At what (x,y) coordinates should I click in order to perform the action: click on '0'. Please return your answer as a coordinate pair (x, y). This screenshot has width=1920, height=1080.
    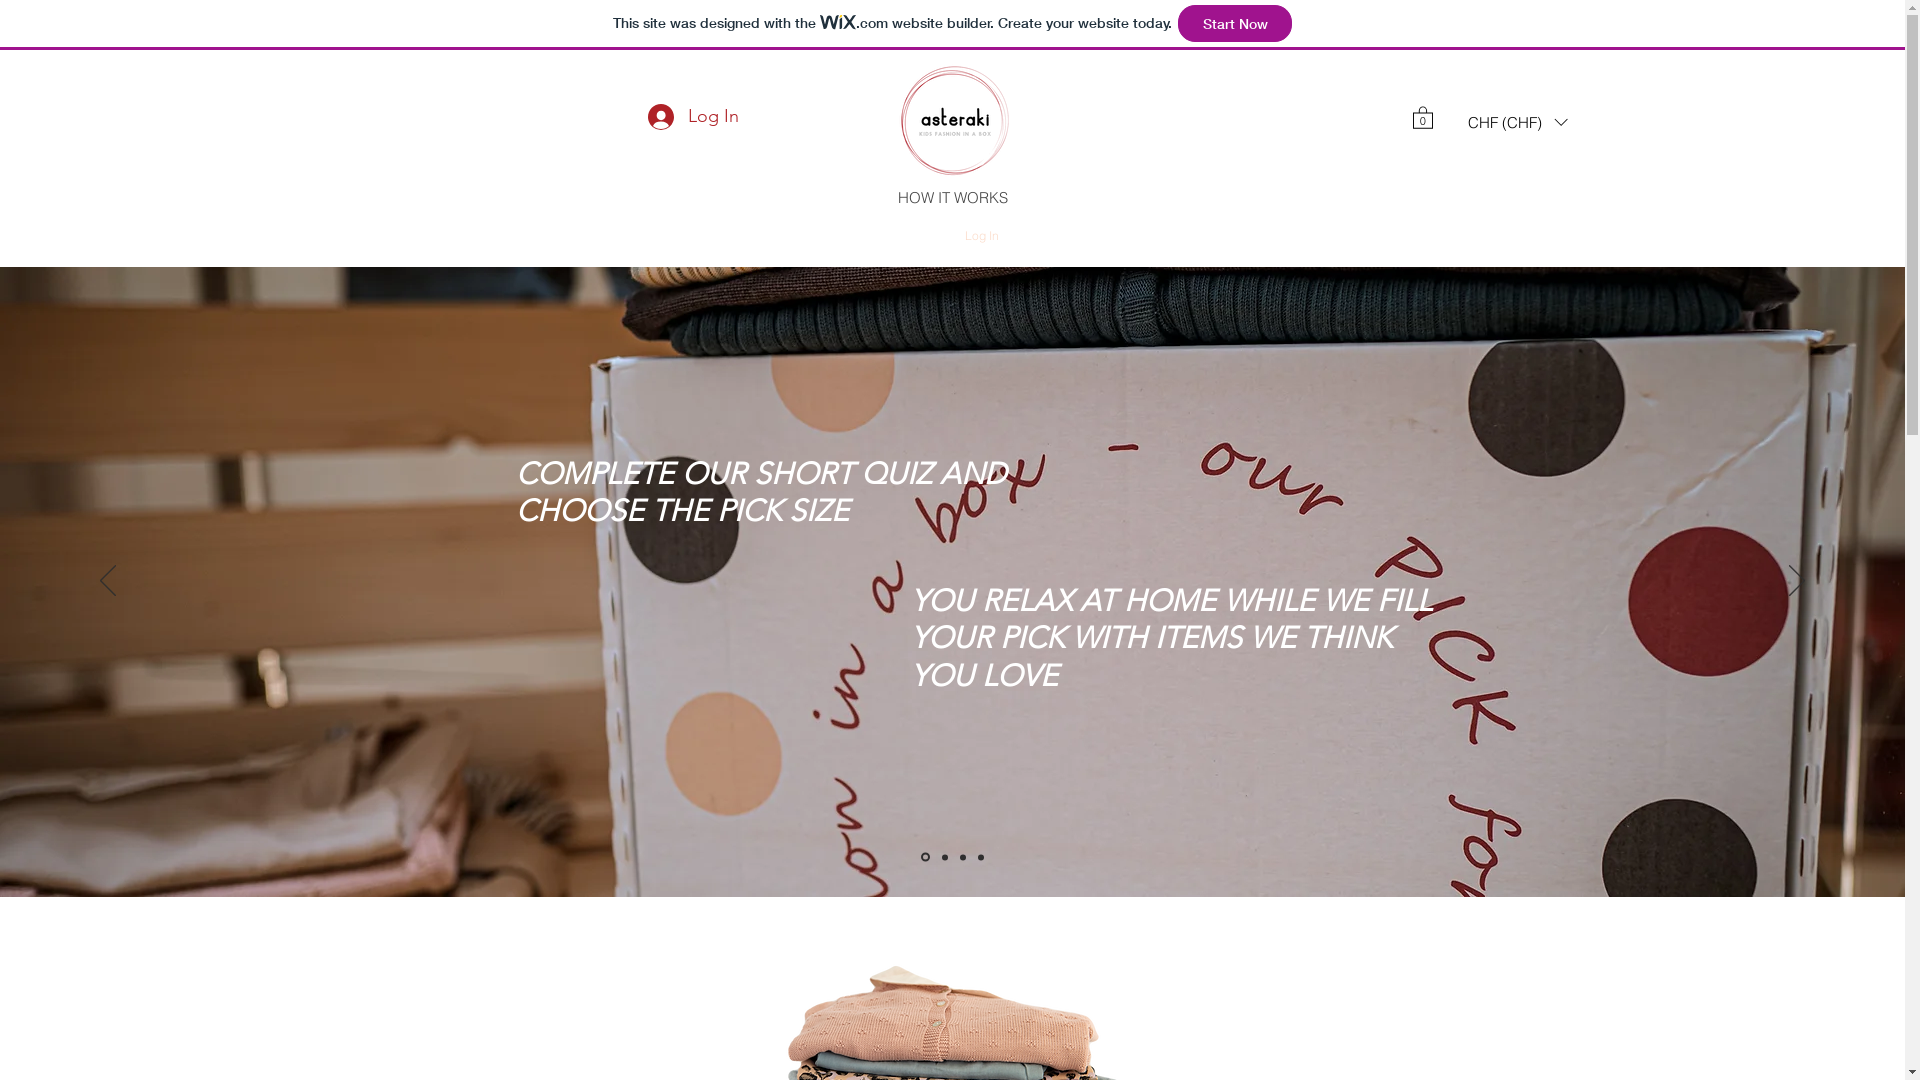
    Looking at the image, I should click on (1420, 116).